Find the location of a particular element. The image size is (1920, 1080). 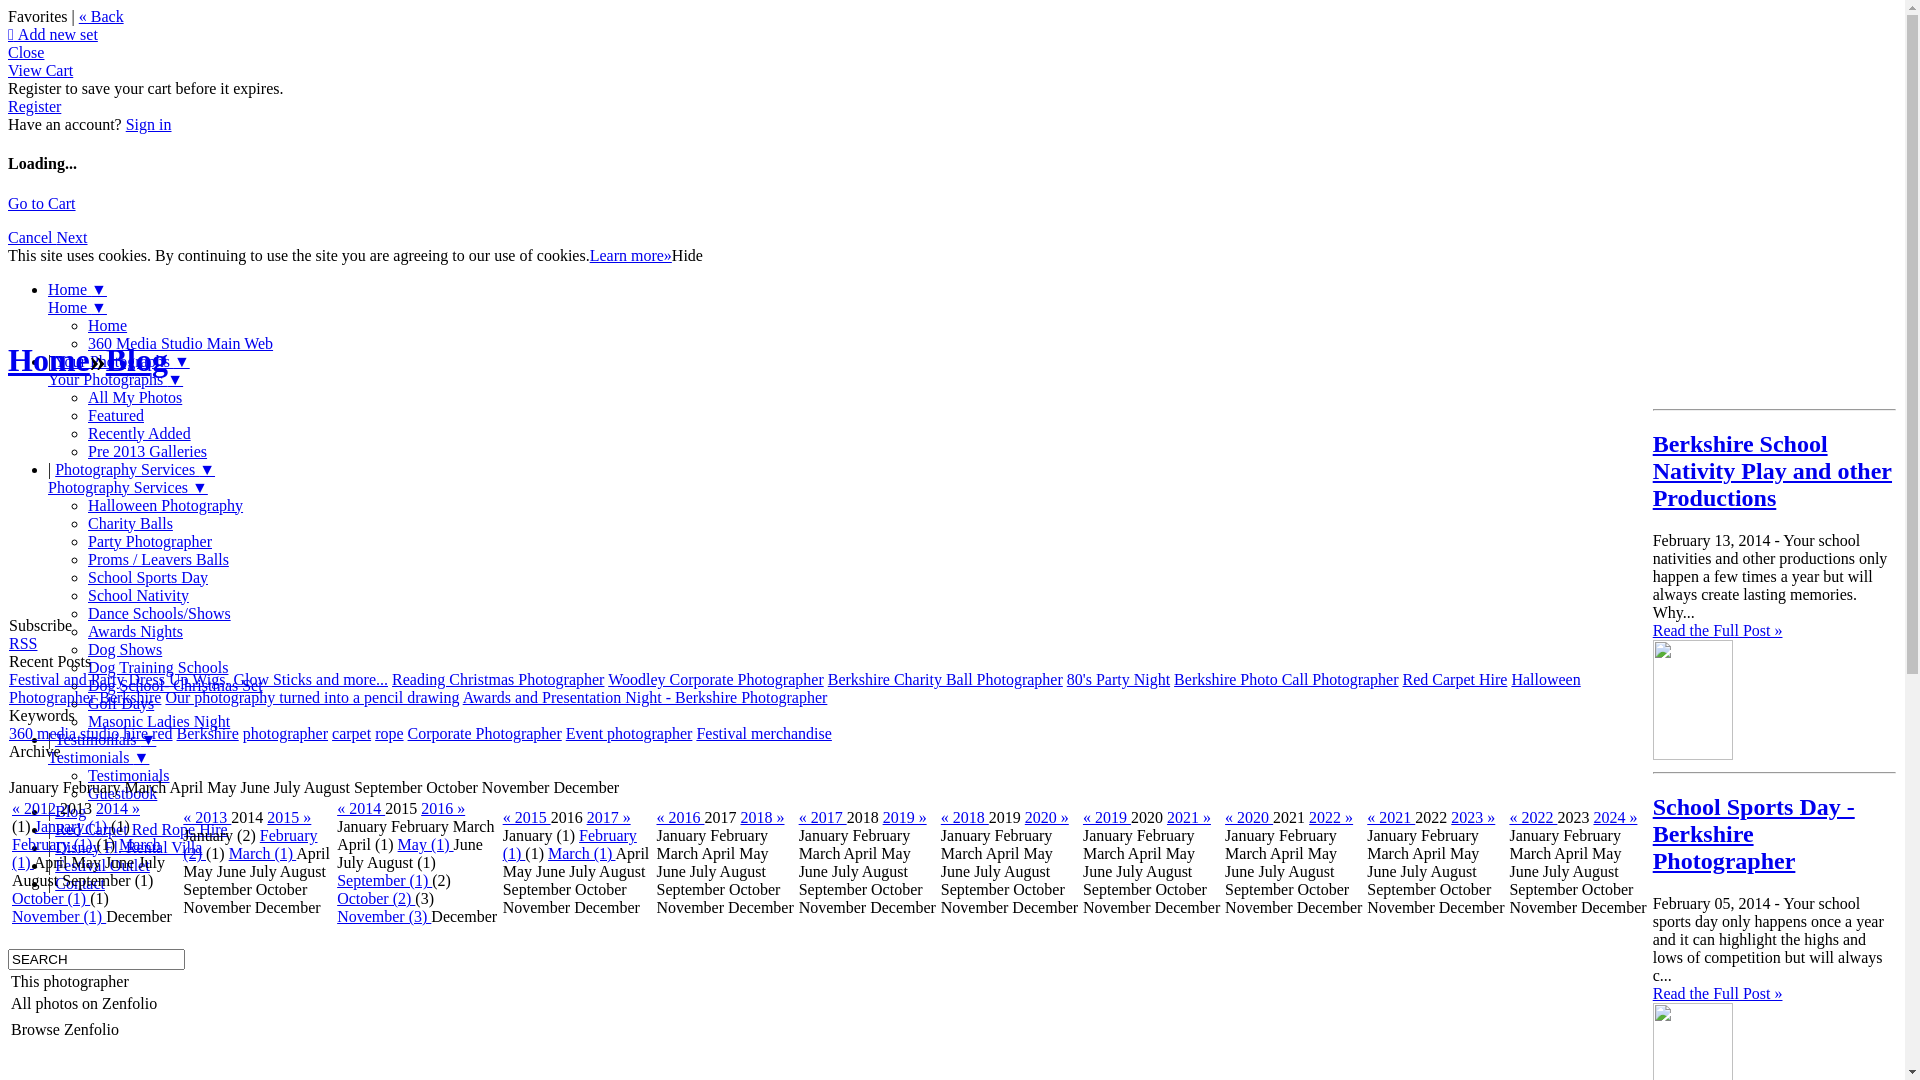

'360 Media Studio Main Web' is located at coordinates (180, 342).